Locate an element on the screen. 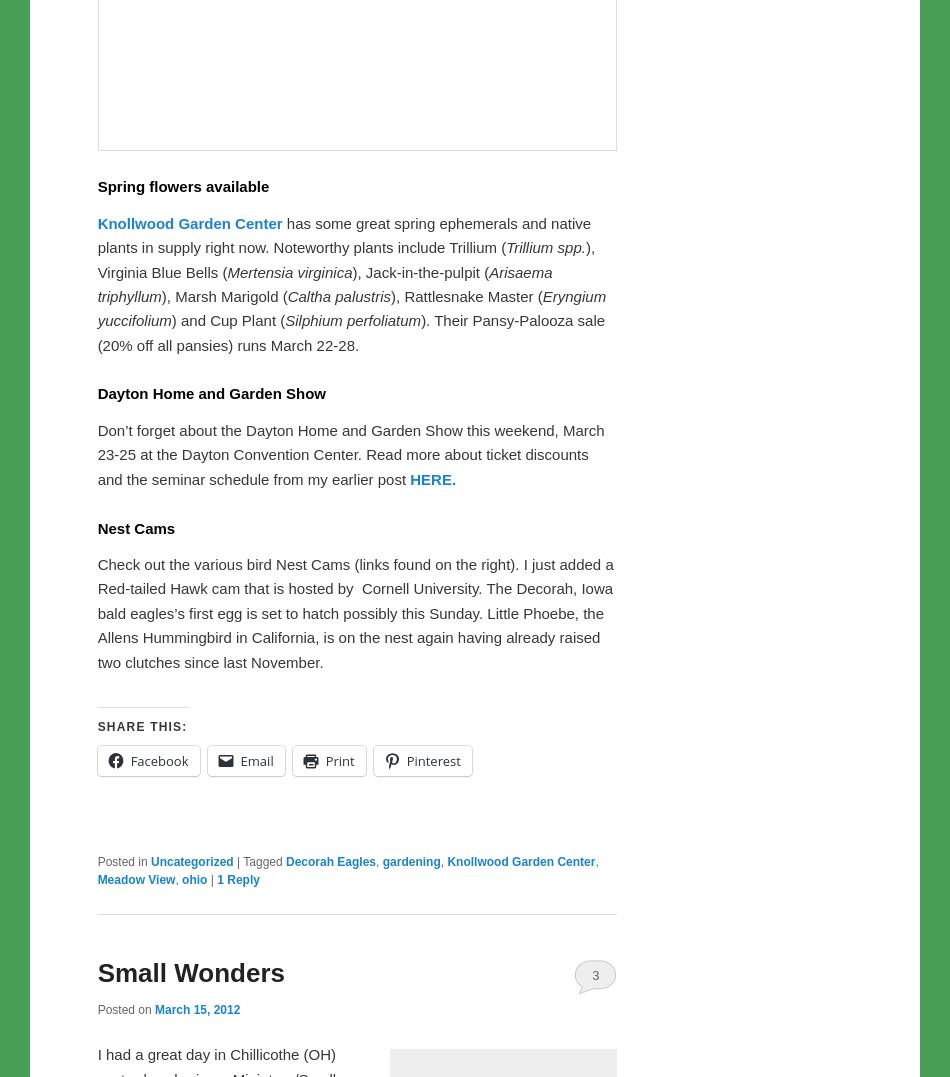 The image size is (950, 1077). '), Rattlesnake Master (' is located at coordinates (465, 295).